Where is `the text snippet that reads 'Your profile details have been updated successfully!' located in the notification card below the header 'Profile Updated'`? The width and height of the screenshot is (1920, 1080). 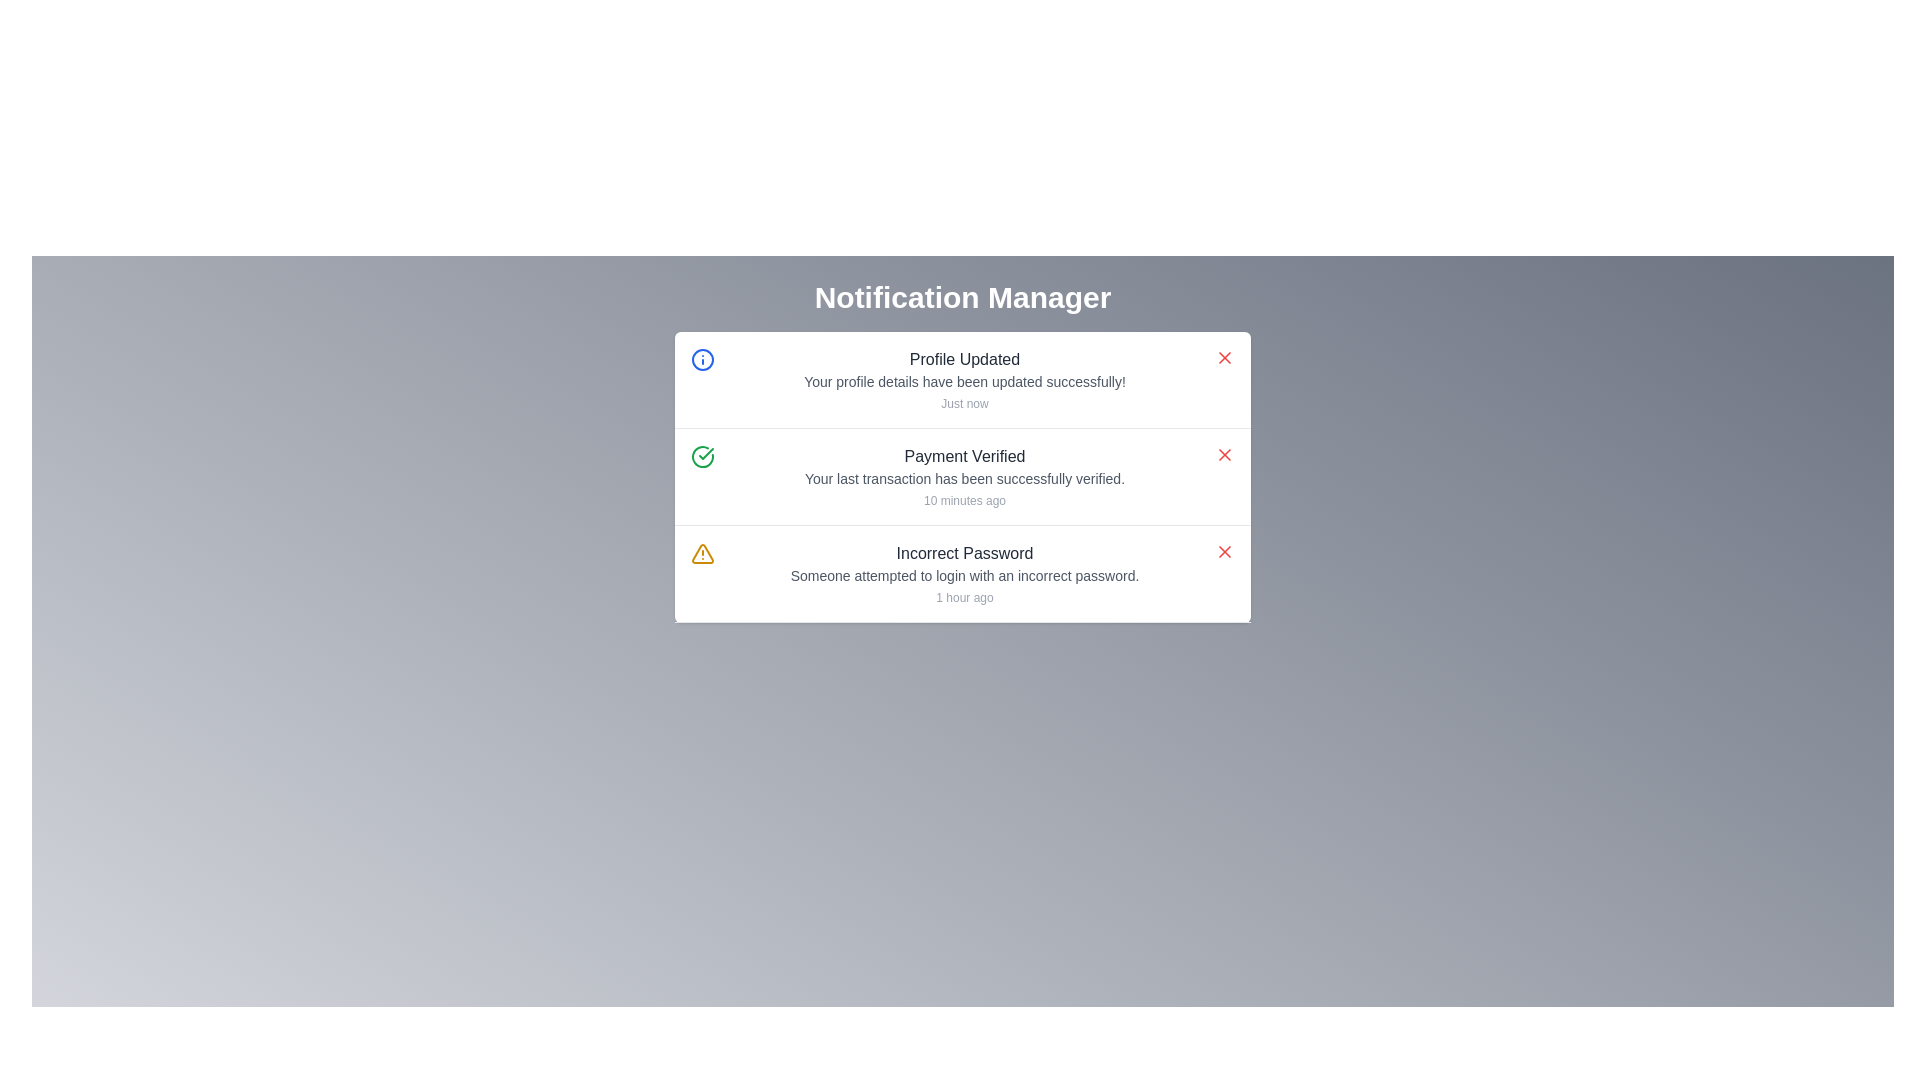
the text snippet that reads 'Your profile details have been updated successfully!' located in the notification card below the header 'Profile Updated' is located at coordinates (964, 381).